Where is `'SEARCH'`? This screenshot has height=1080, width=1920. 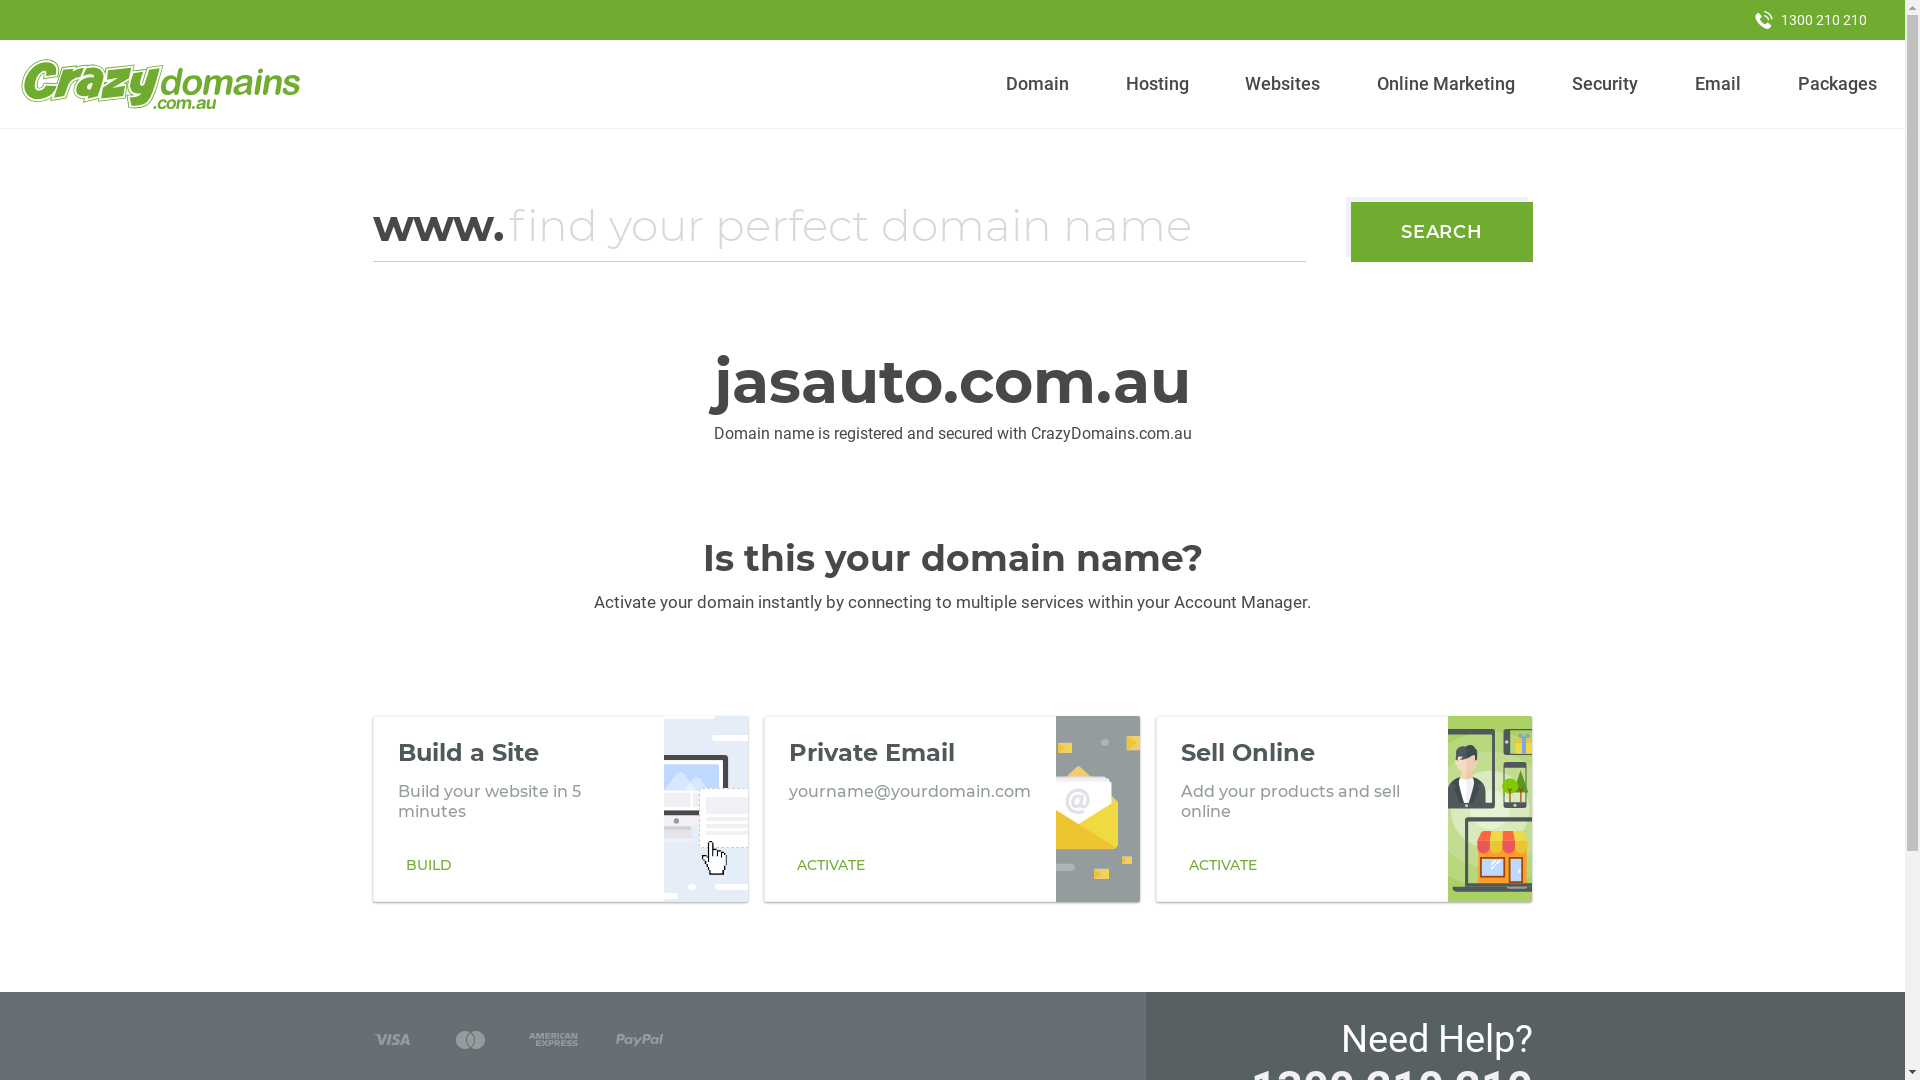
'SEARCH' is located at coordinates (1350, 230).